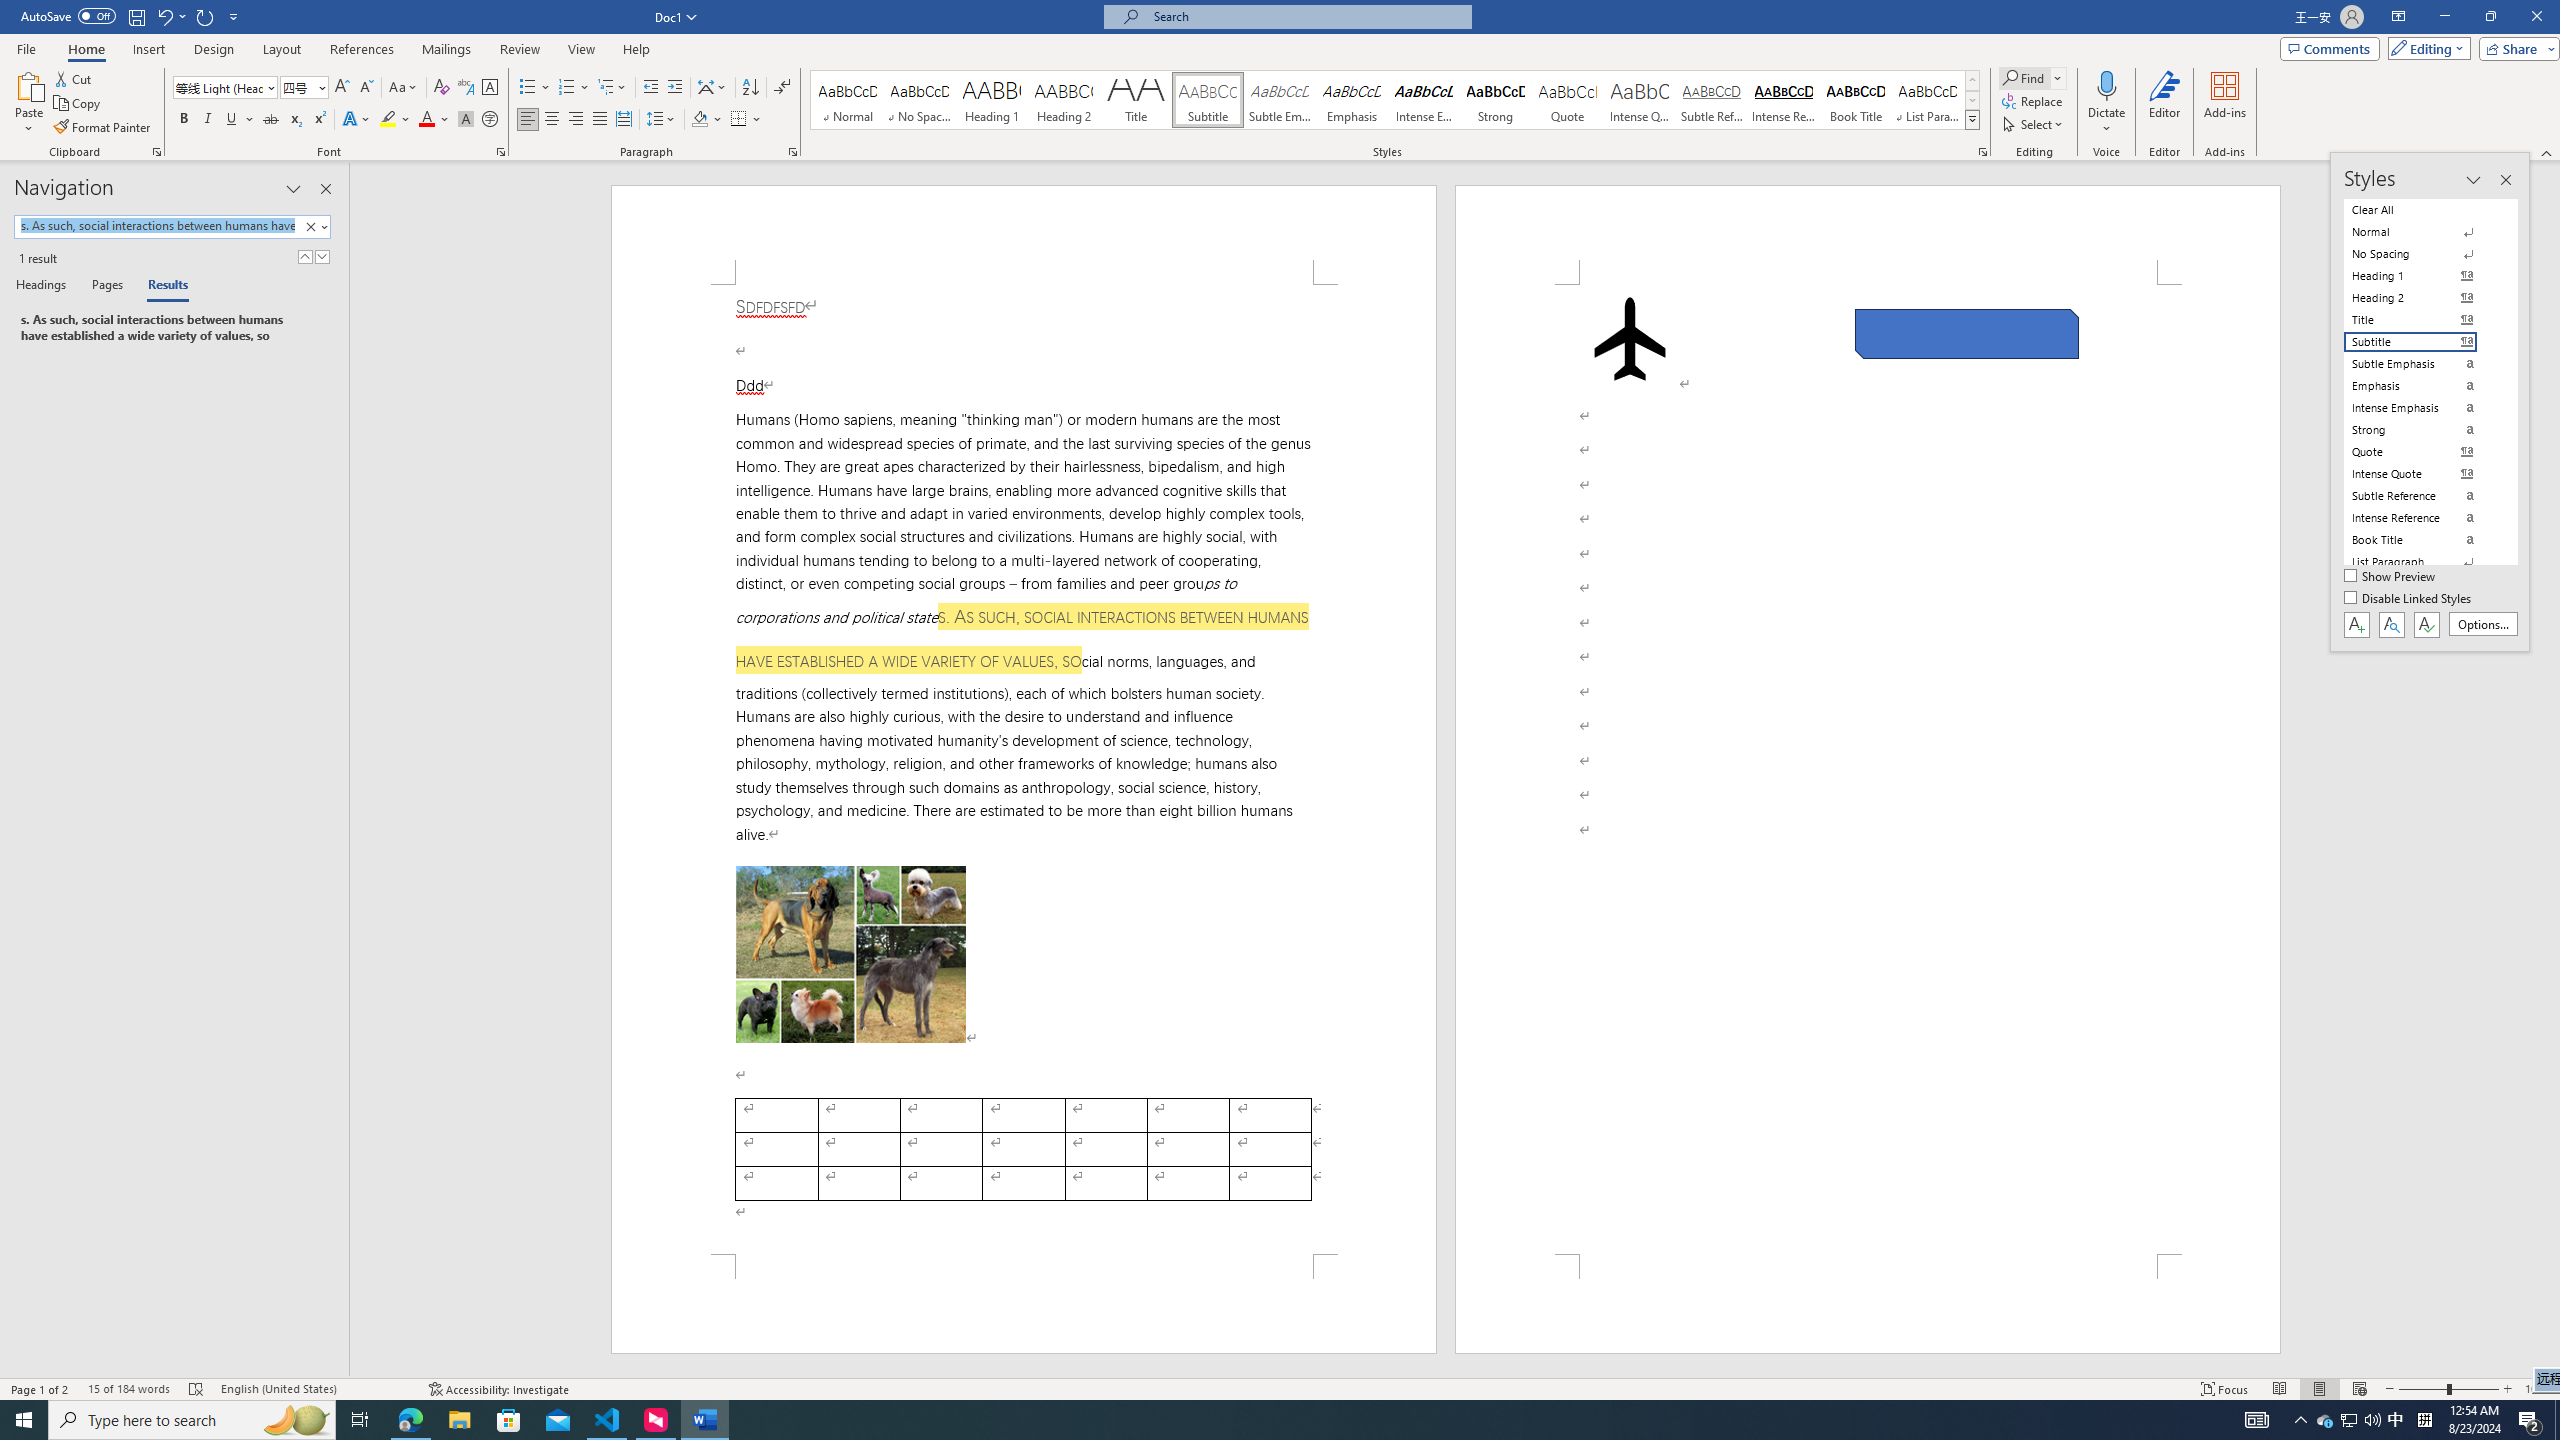 The width and height of the screenshot is (2560, 1440). What do you see at coordinates (2409, 598) in the screenshot?
I see `'Disable Linked Styles'` at bounding box center [2409, 598].